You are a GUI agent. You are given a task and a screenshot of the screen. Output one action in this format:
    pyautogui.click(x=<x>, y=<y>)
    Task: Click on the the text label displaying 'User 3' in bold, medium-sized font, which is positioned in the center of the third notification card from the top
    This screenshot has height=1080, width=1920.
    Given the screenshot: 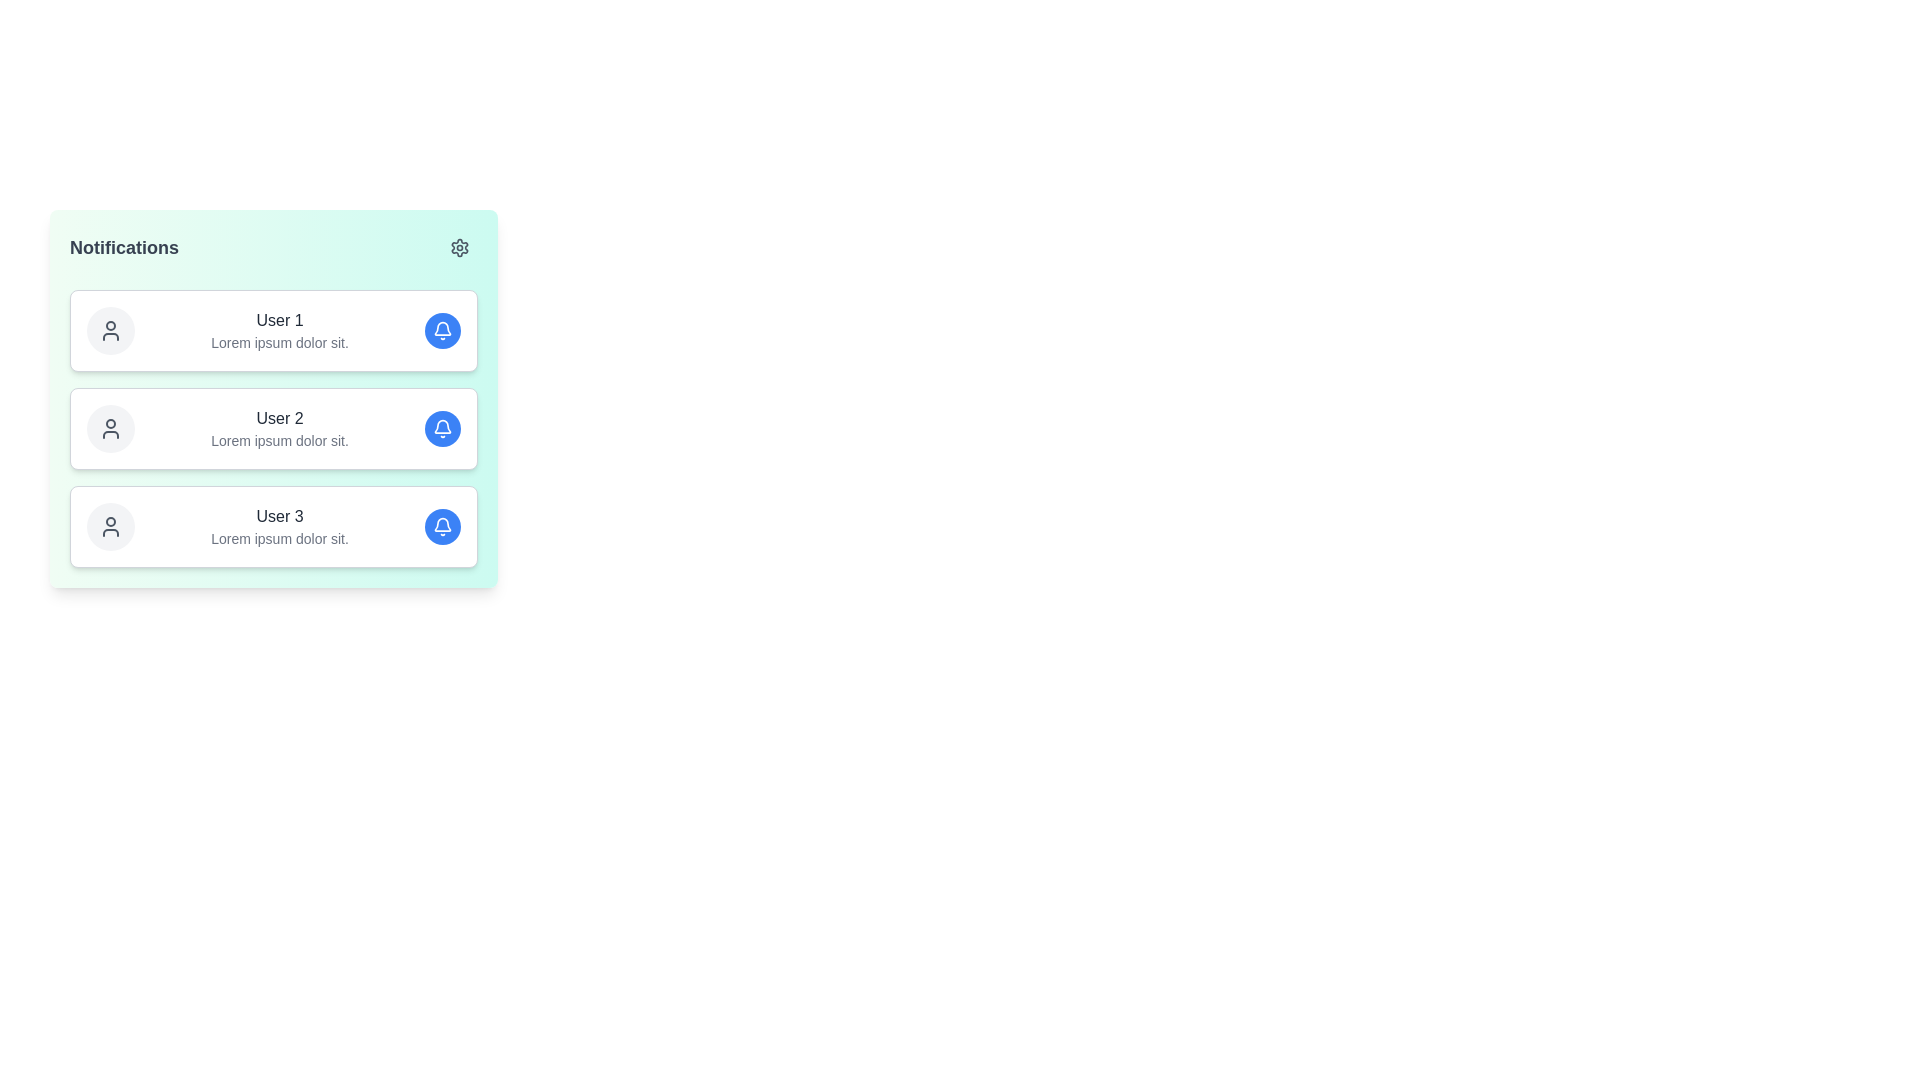 What is the action you would take?
    pyautogui.click(x=278, y=515)
    